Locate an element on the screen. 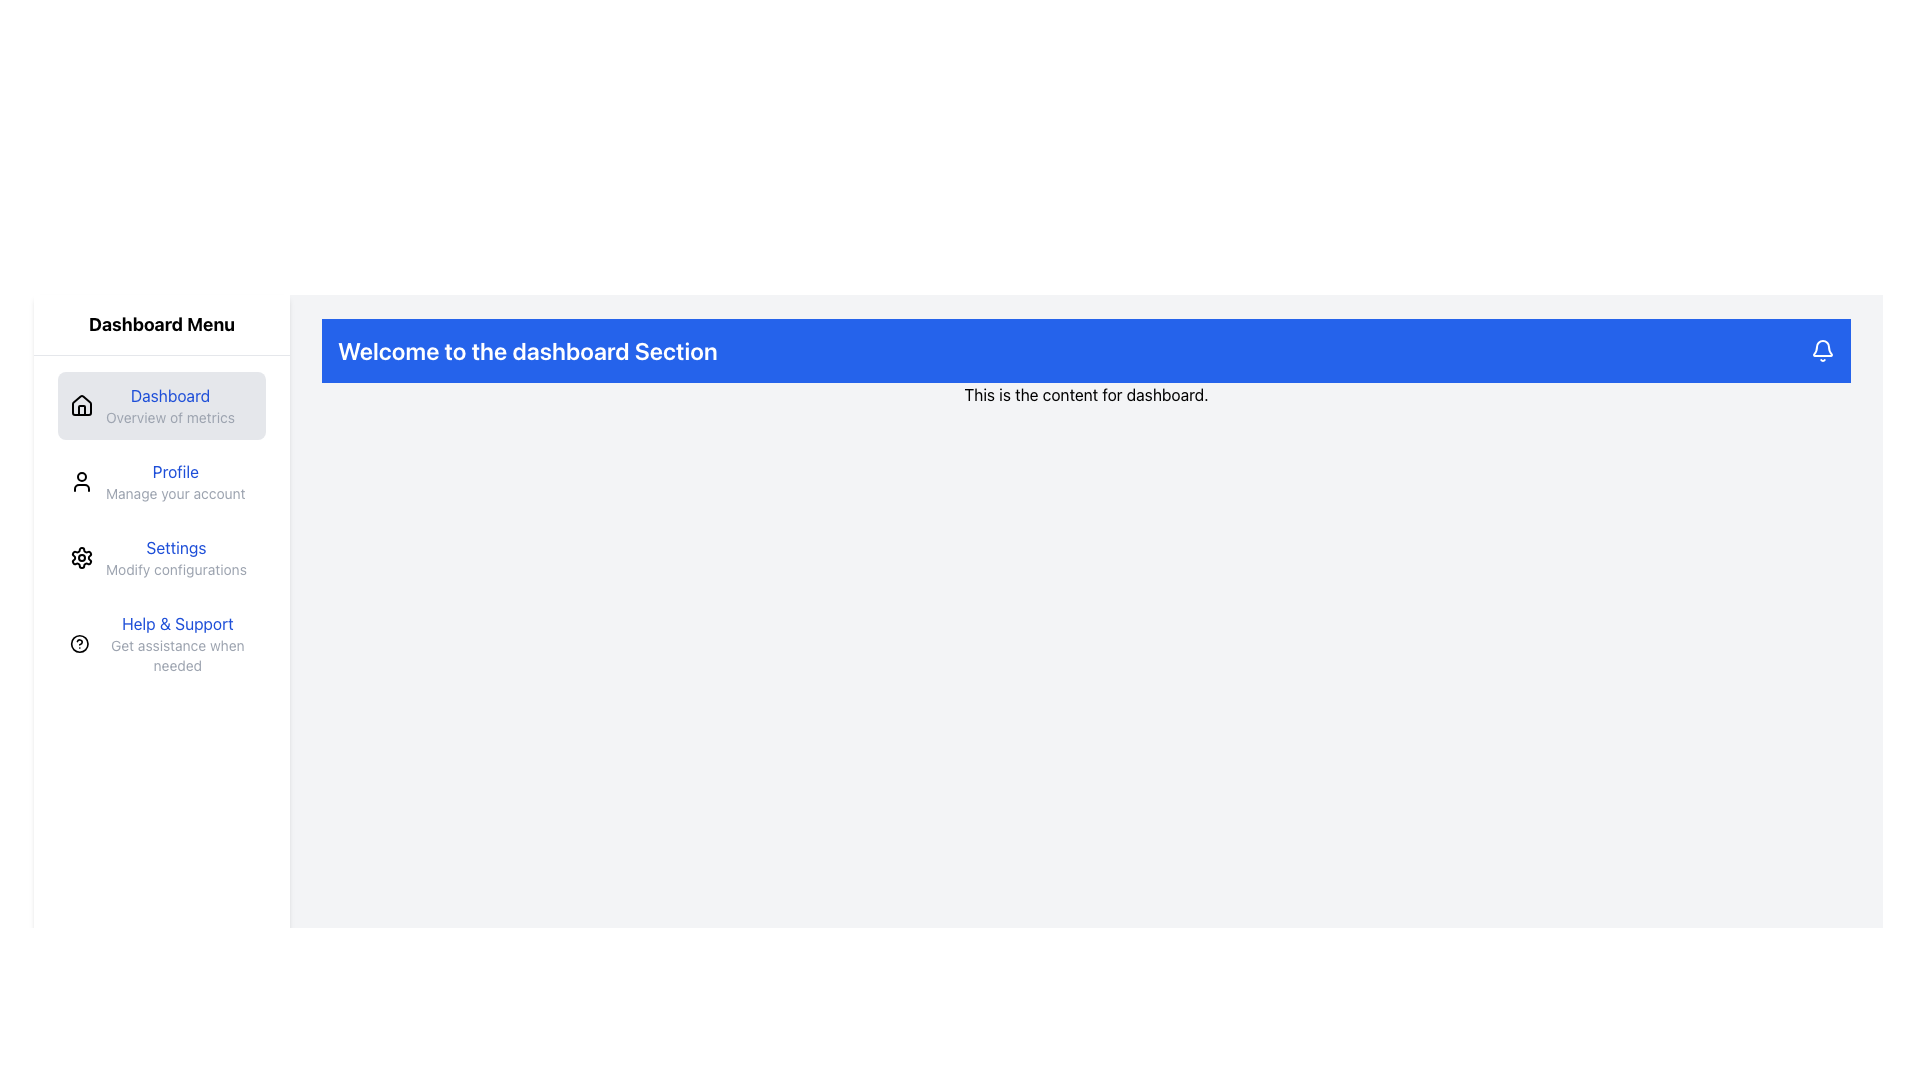 This screenshot has height=1080, width=1920. the second item in the vertical sidebar menu, which provides access to profile management settings, to potentially reveal more options or effects is located at coordinates (162, 482).